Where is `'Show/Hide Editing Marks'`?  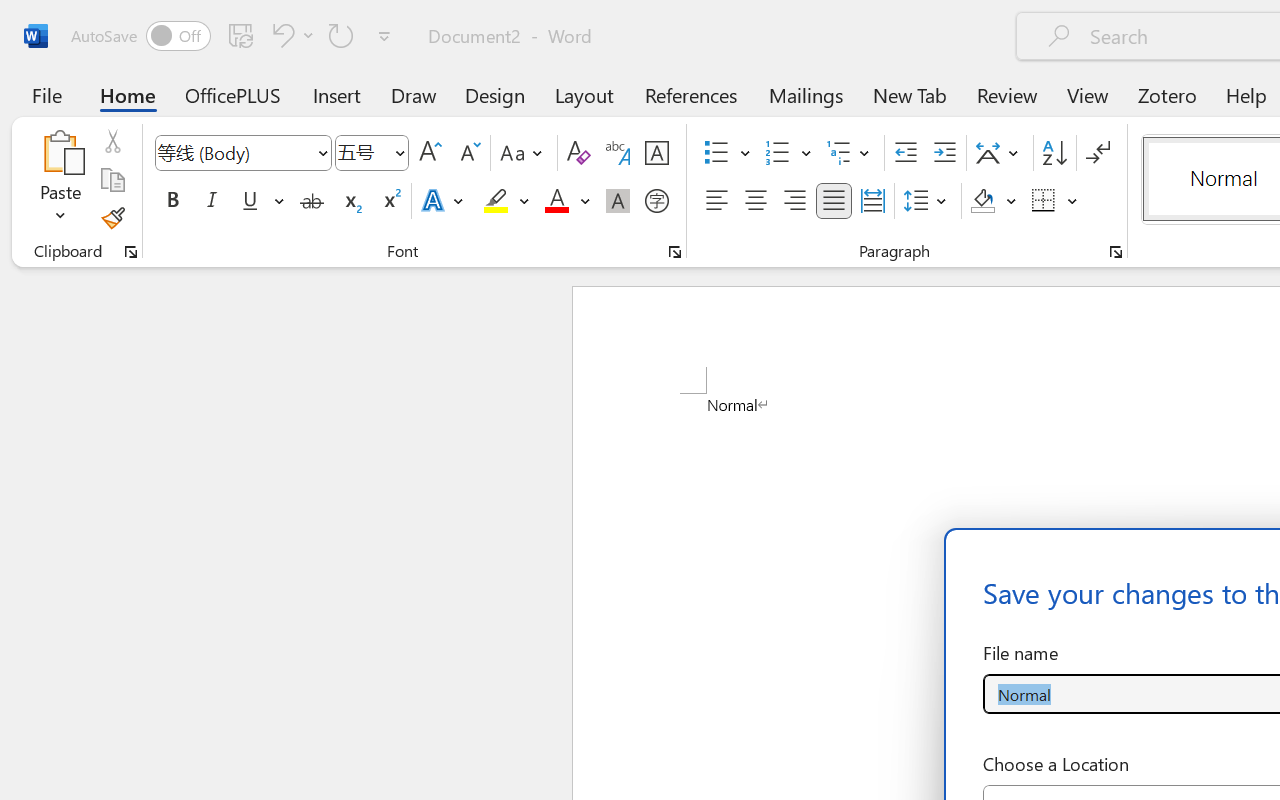 'Show/Hide Editing Marks' is located at coordinates (1097, 153).